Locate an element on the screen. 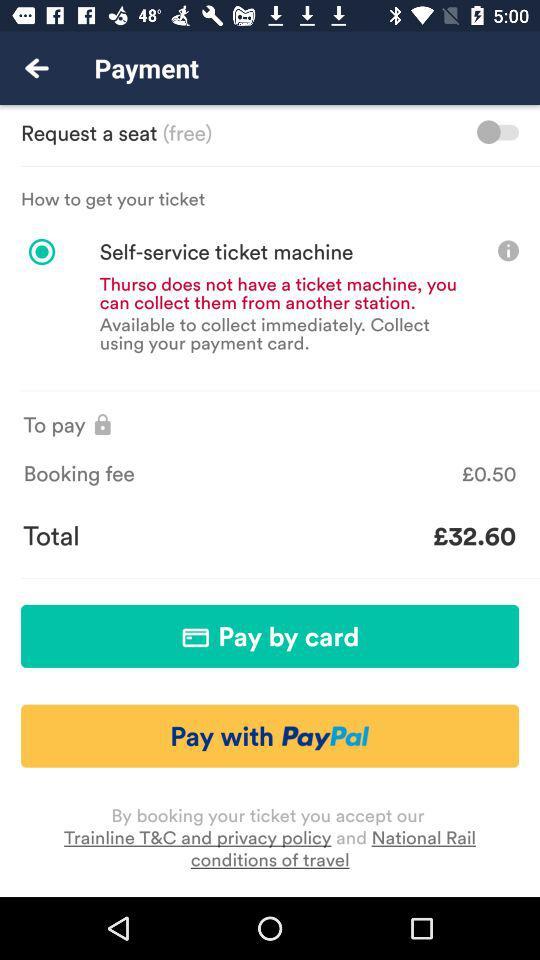 This screenshot has height=960, width=540. request a seat option is located at coordinates (496, 131).